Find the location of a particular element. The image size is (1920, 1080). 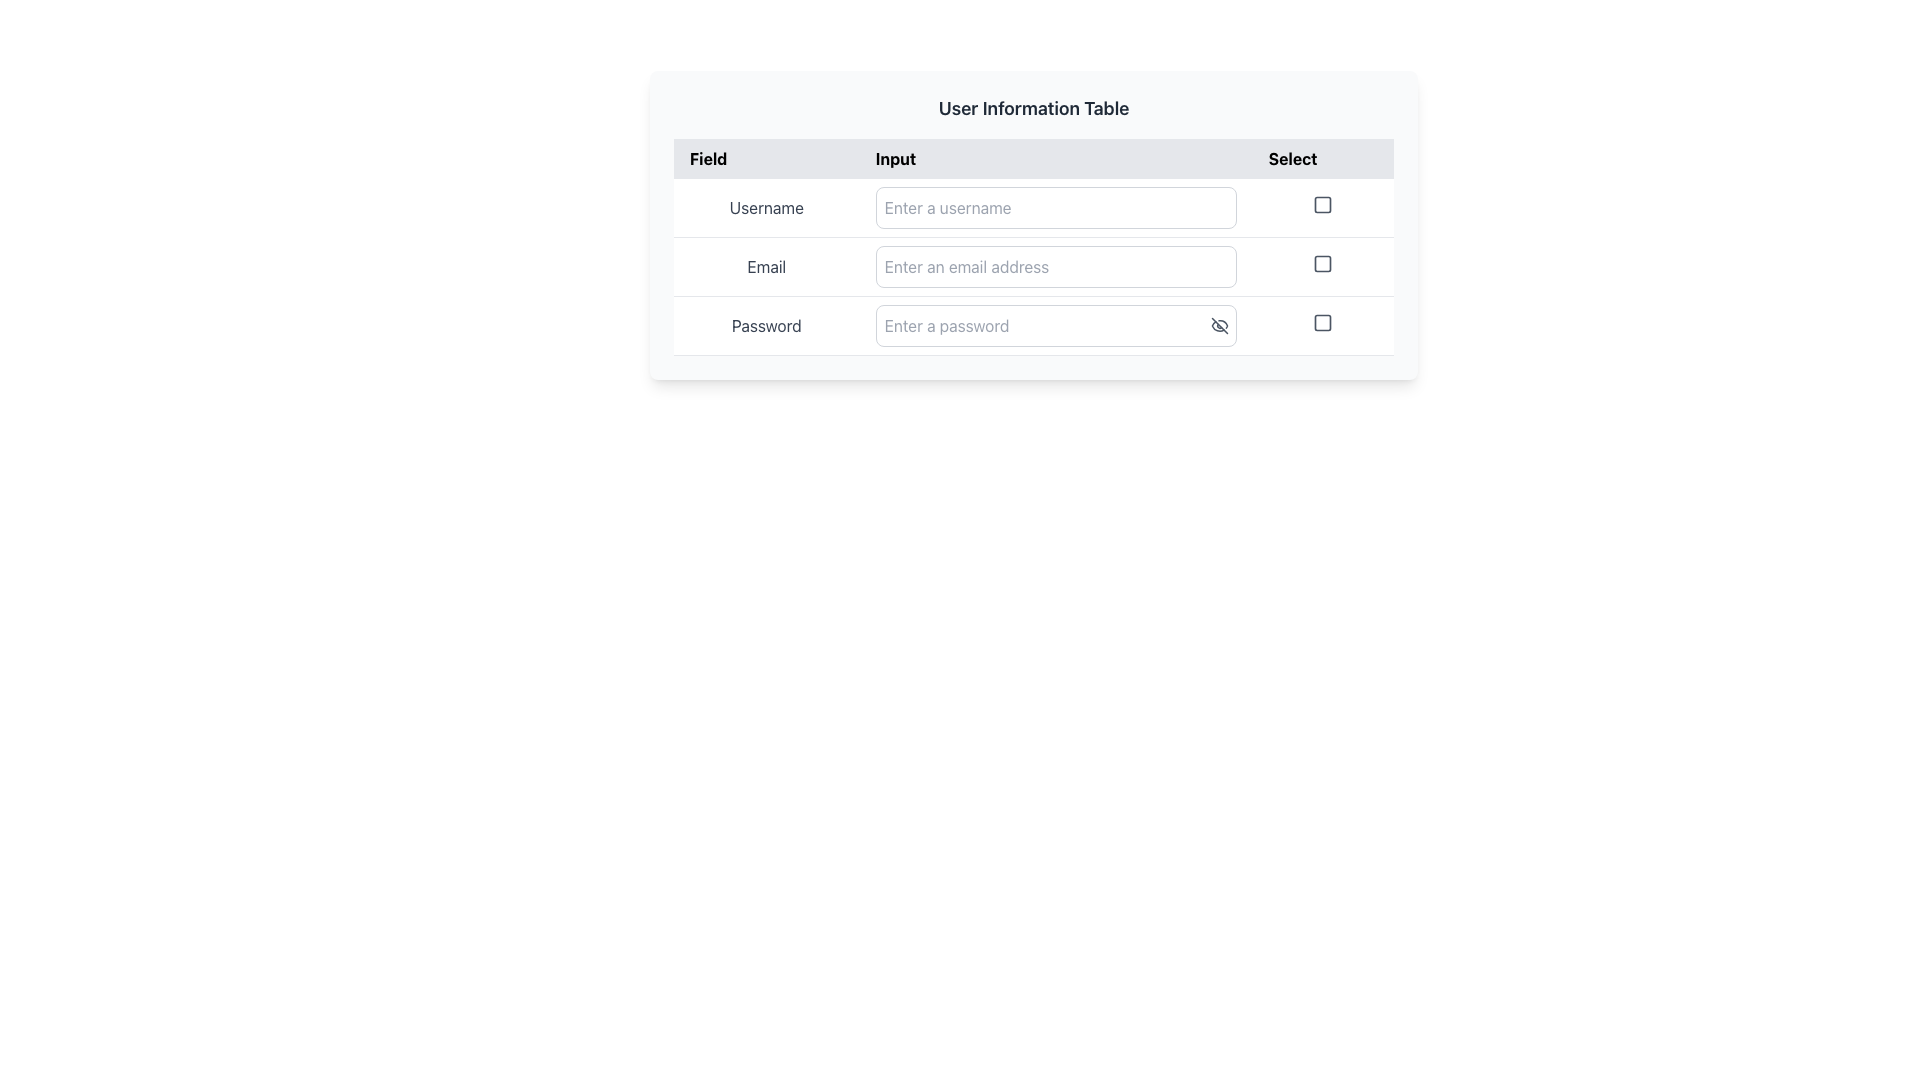

the selectable option or marker related to the 'Username' field in the 'User Information Table', positioned in the top row under the 'Select' column is located at coordinates (1323, 208).